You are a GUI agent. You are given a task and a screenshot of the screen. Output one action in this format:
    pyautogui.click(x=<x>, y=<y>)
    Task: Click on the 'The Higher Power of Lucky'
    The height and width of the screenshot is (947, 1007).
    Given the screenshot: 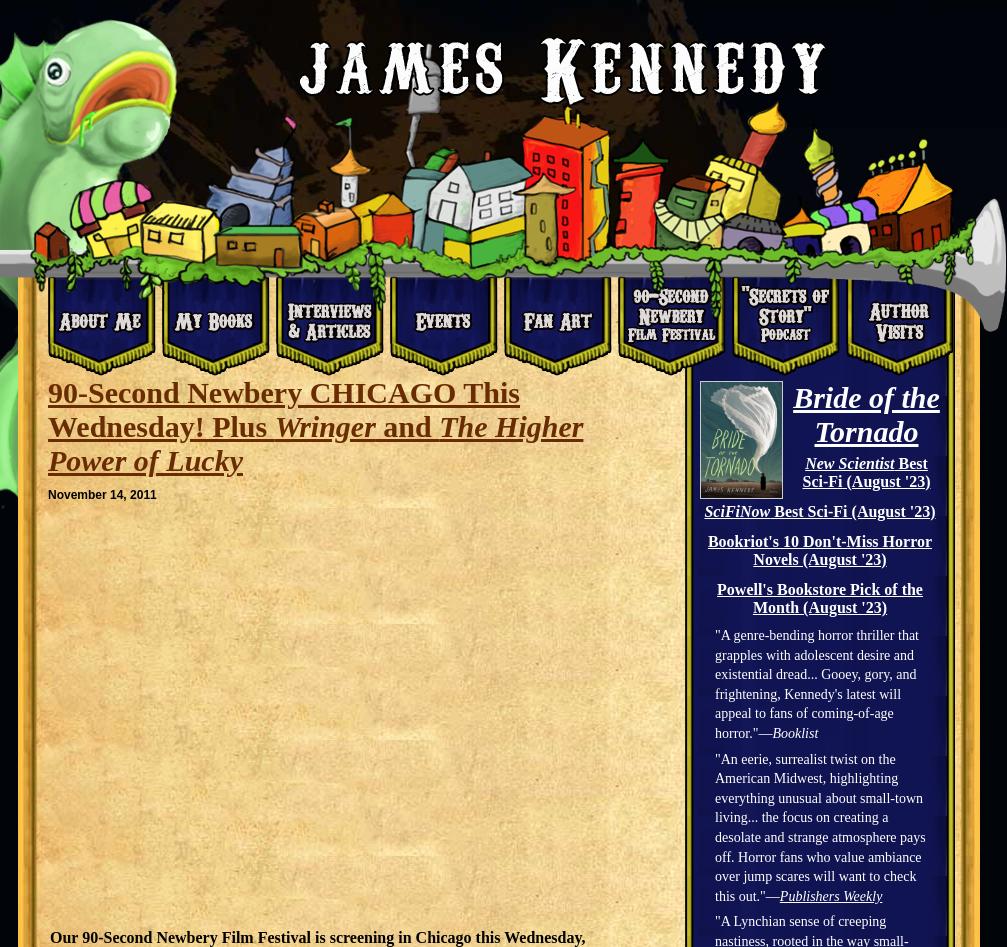 What is the action you would take?
    pyautogui.click(x=315, y=443)
    